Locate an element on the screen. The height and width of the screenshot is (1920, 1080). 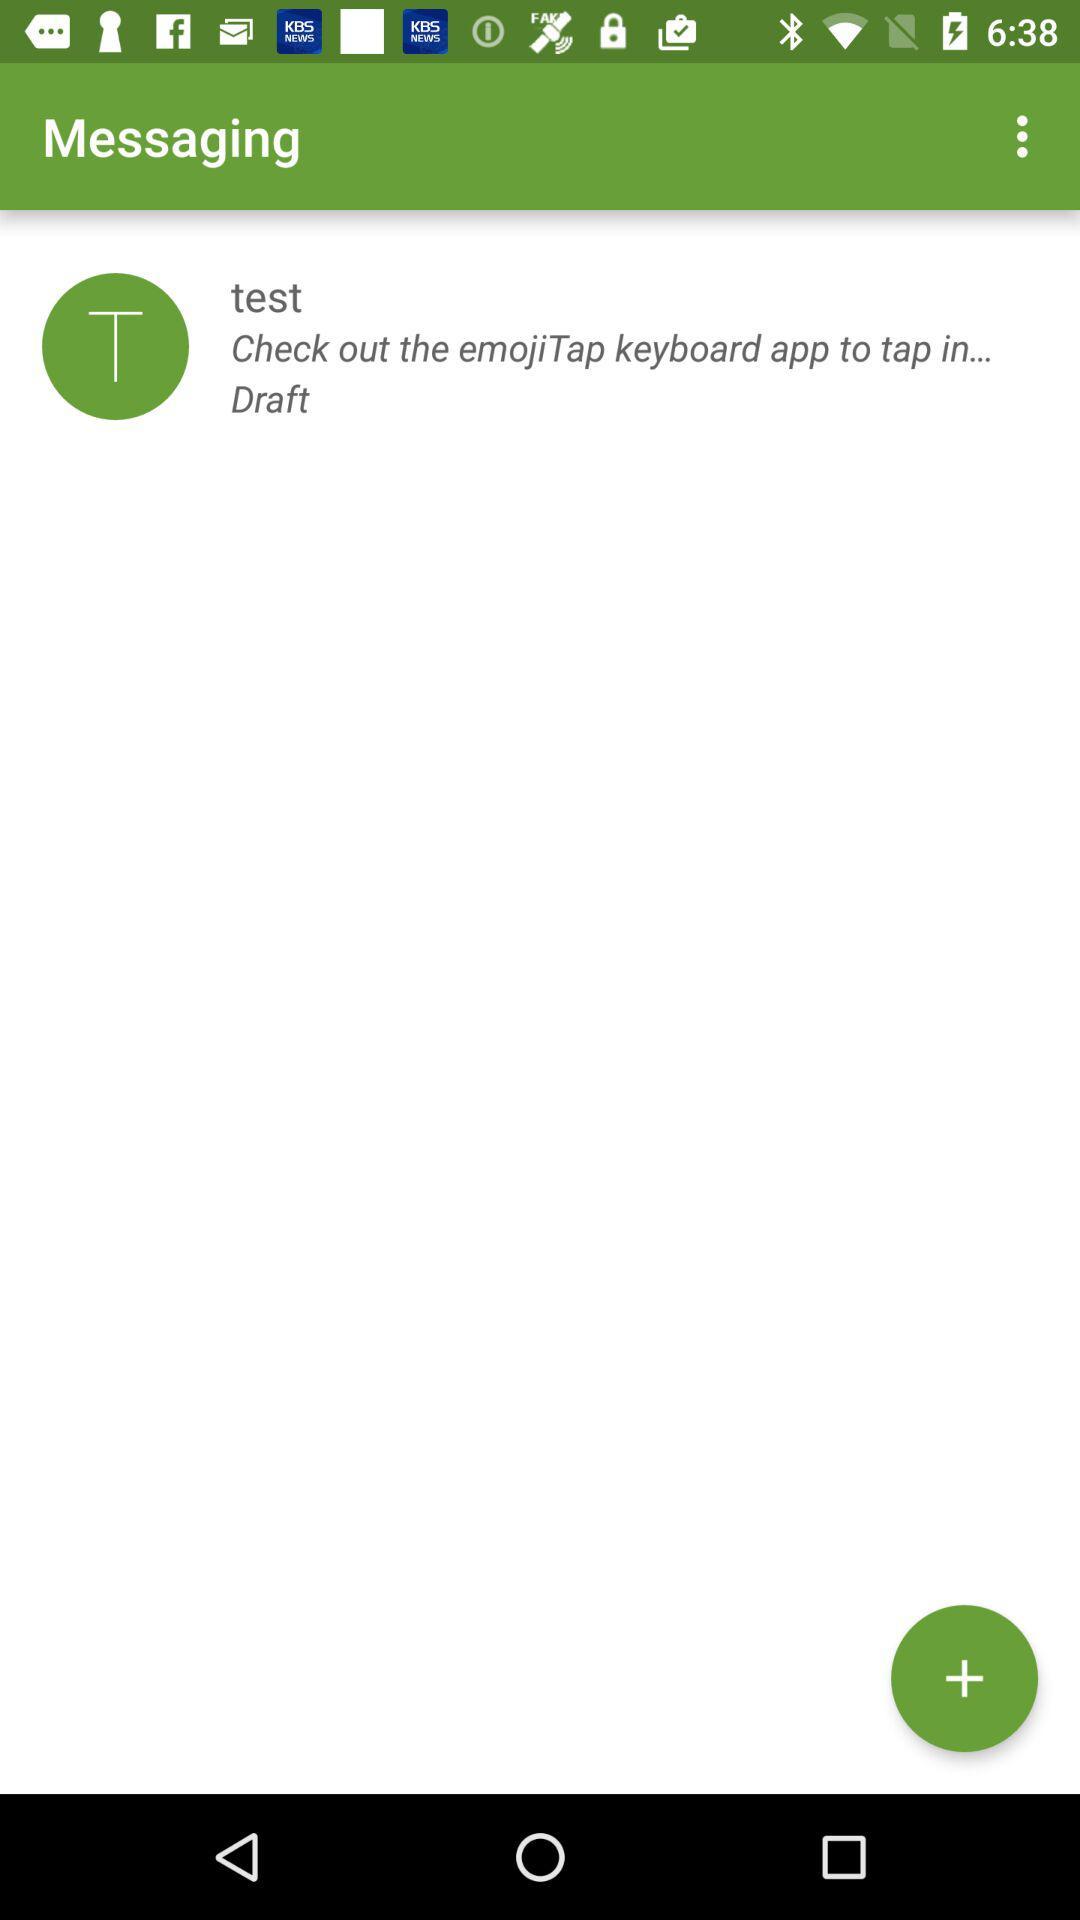
the icon to the left of test icon is located at coordinates (115, 346).